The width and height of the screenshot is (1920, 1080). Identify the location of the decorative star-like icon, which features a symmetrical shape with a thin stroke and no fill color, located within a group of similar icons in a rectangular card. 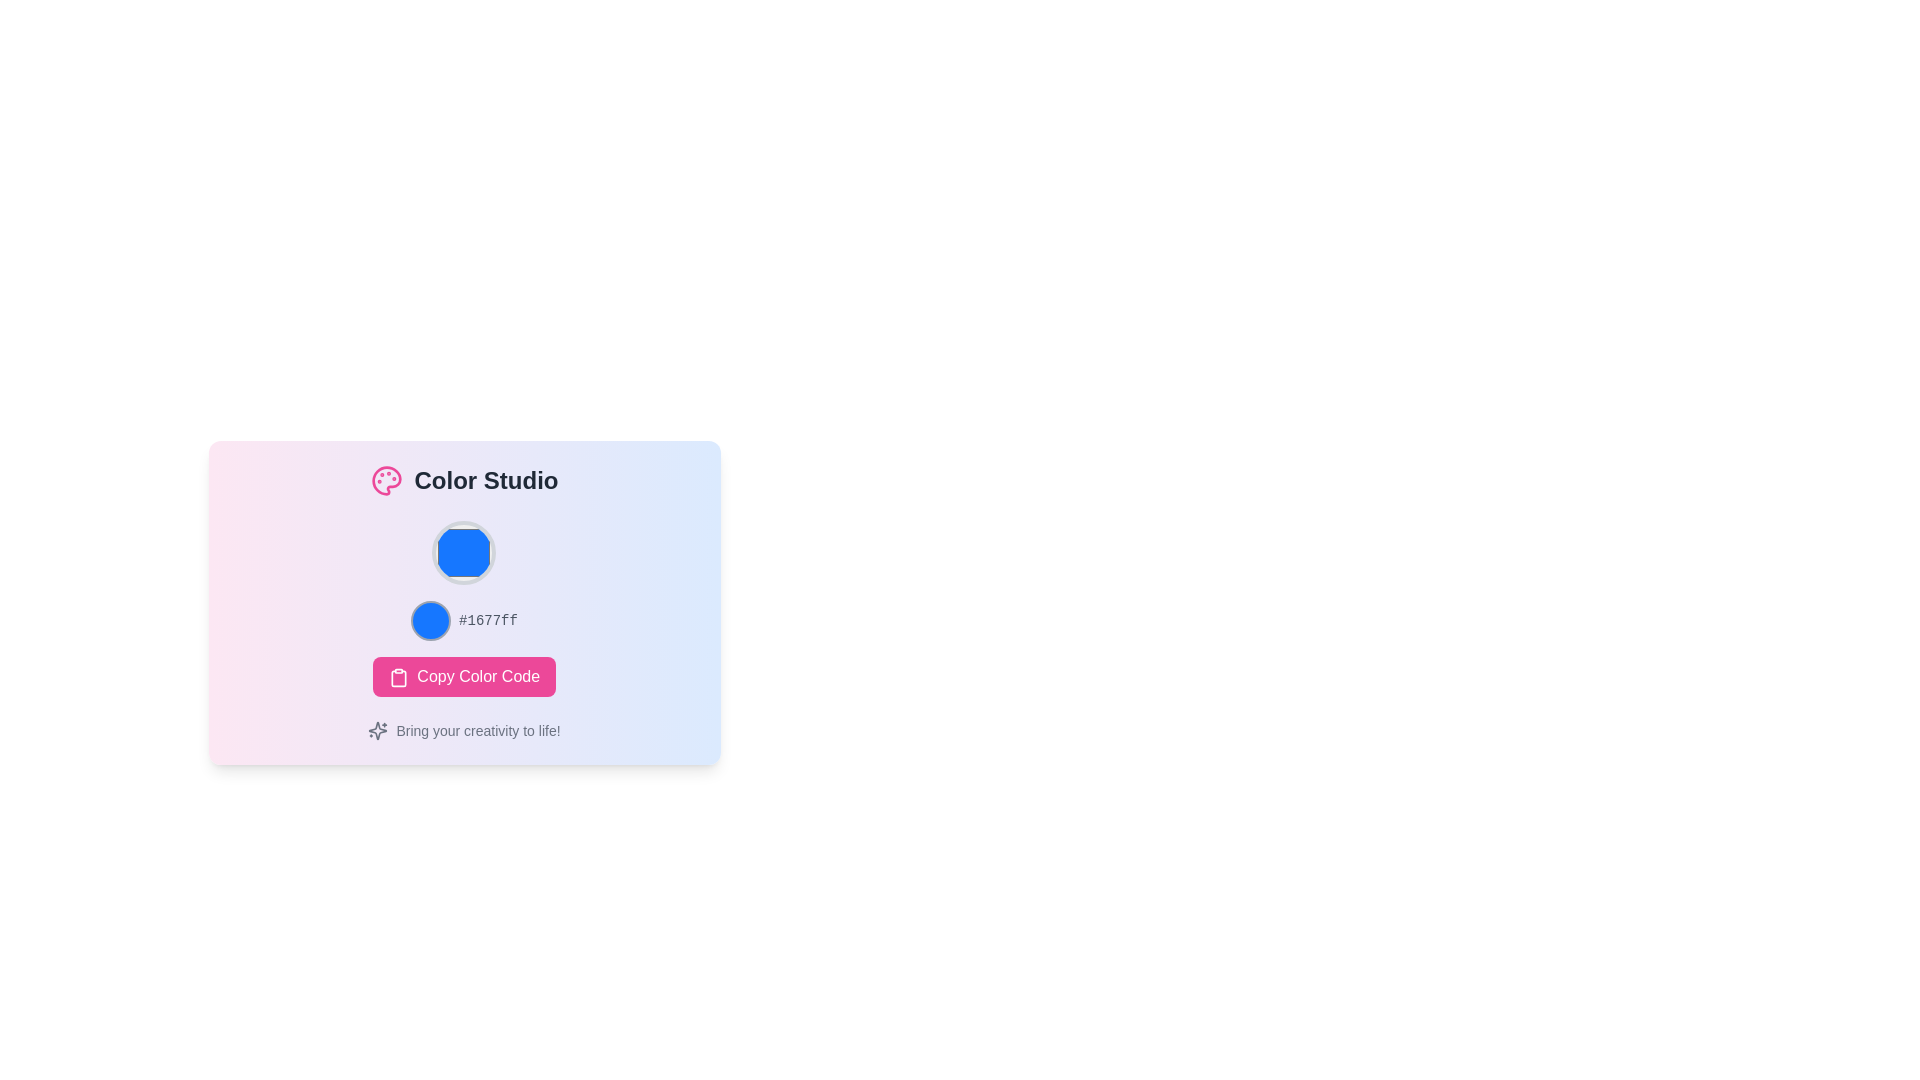
(378, 731).